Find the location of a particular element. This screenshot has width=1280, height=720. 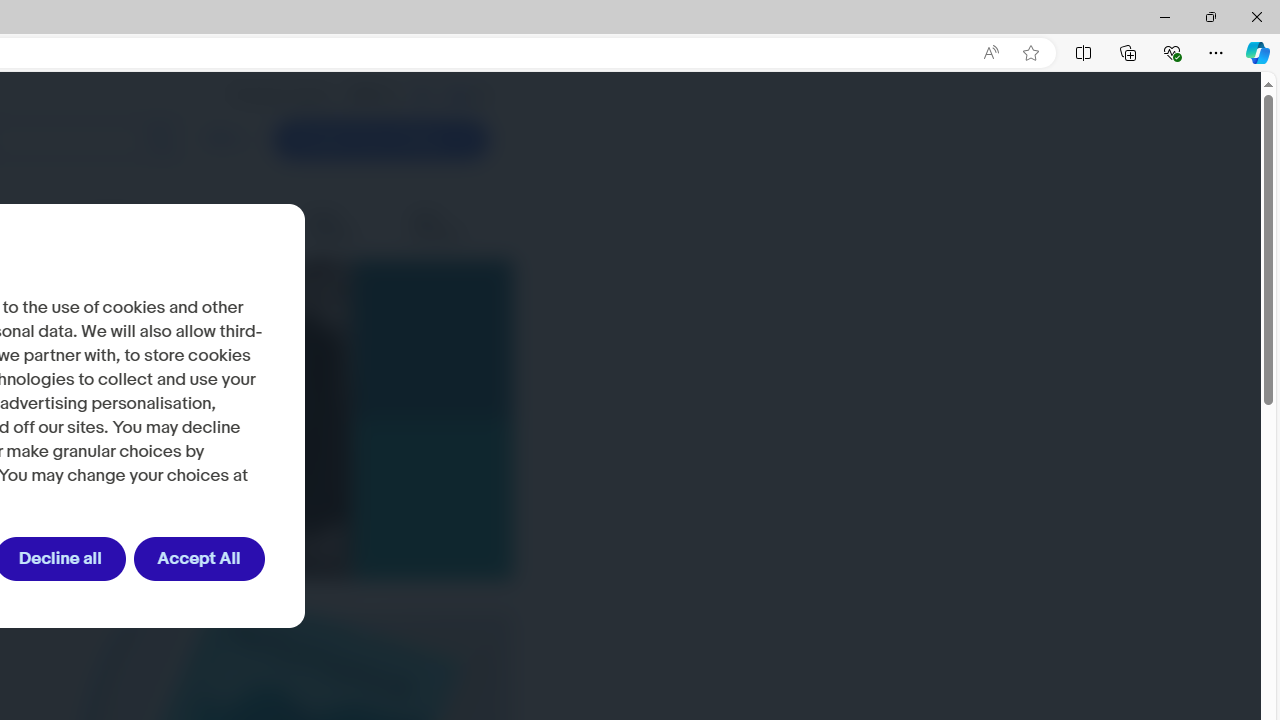

'Restore' is located at coordinates (1209, 16).